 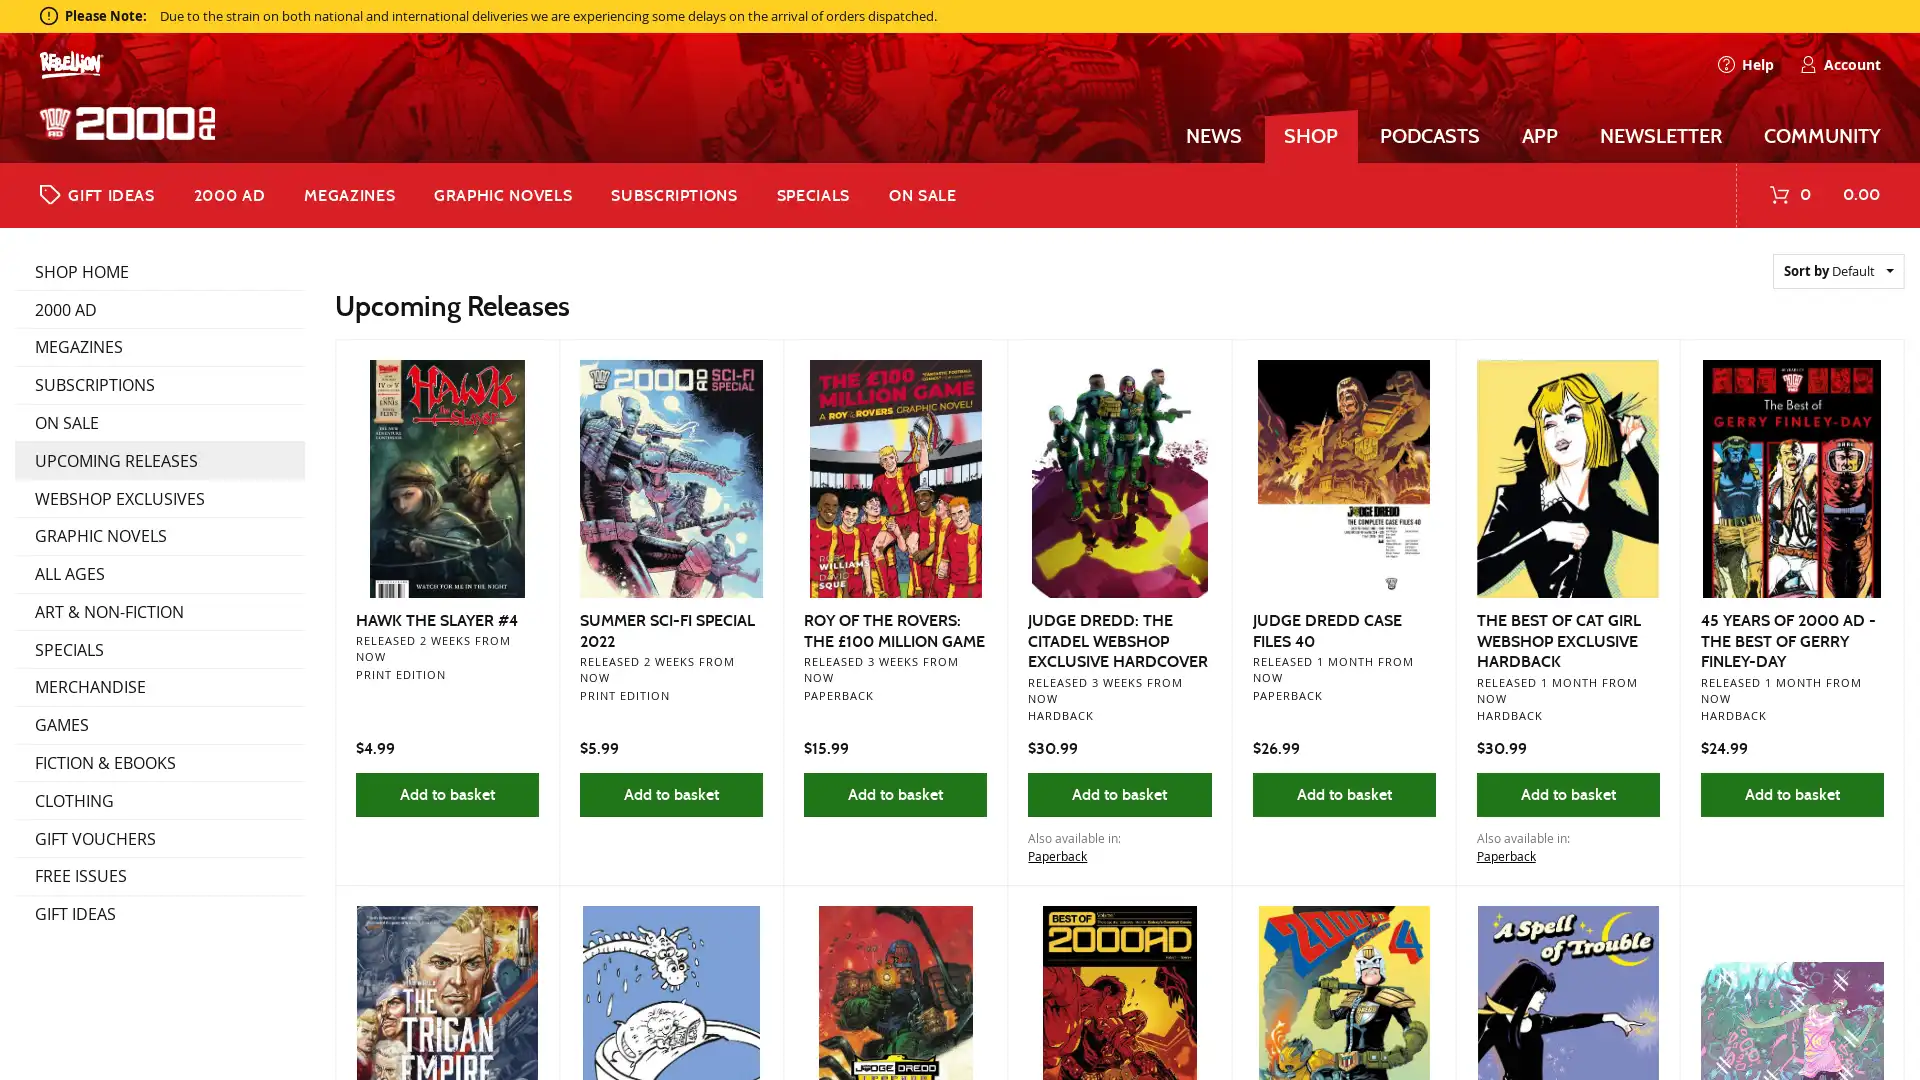 I want to click on Add to basket, so click(x=671, y=793).